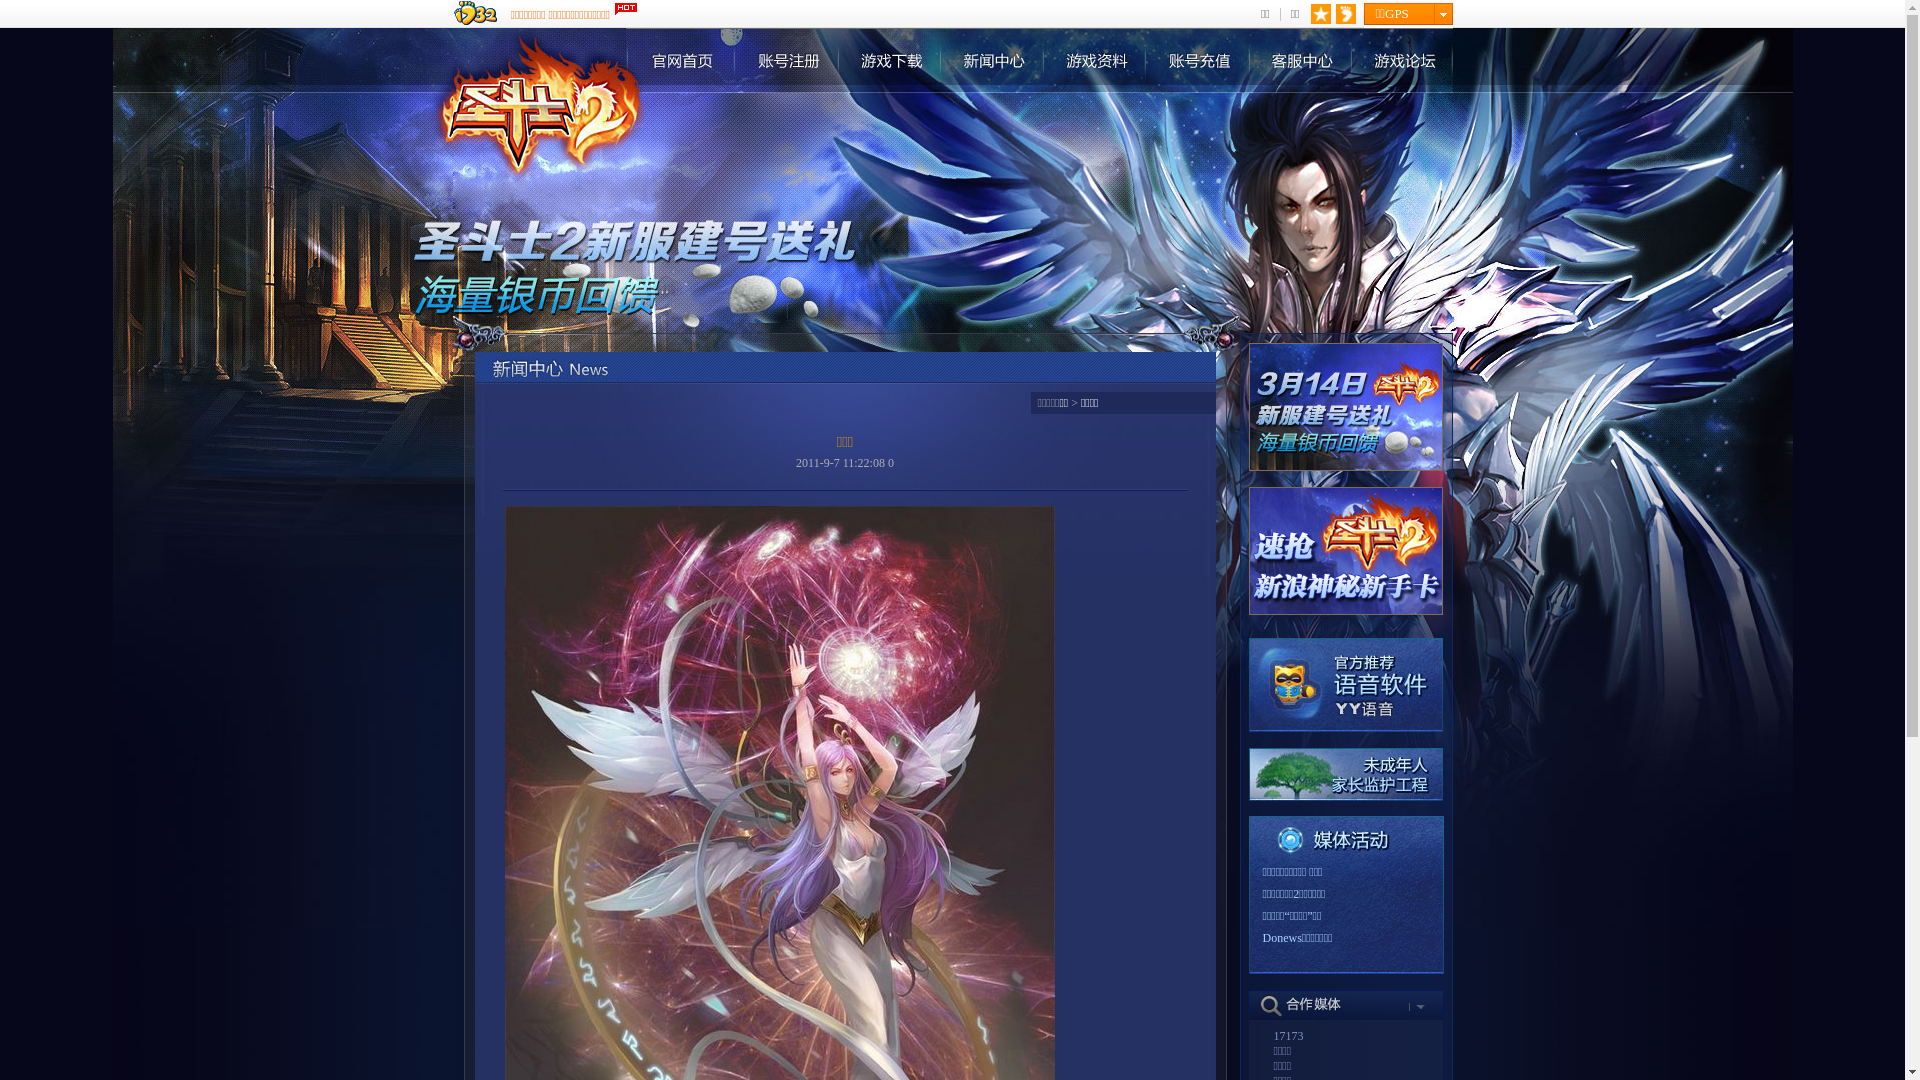 The height and width of the screenshot is (1080, 1920). Describe the element at coordinates (1272, 1035) in the screenshot. I see `'17173'` at that location.